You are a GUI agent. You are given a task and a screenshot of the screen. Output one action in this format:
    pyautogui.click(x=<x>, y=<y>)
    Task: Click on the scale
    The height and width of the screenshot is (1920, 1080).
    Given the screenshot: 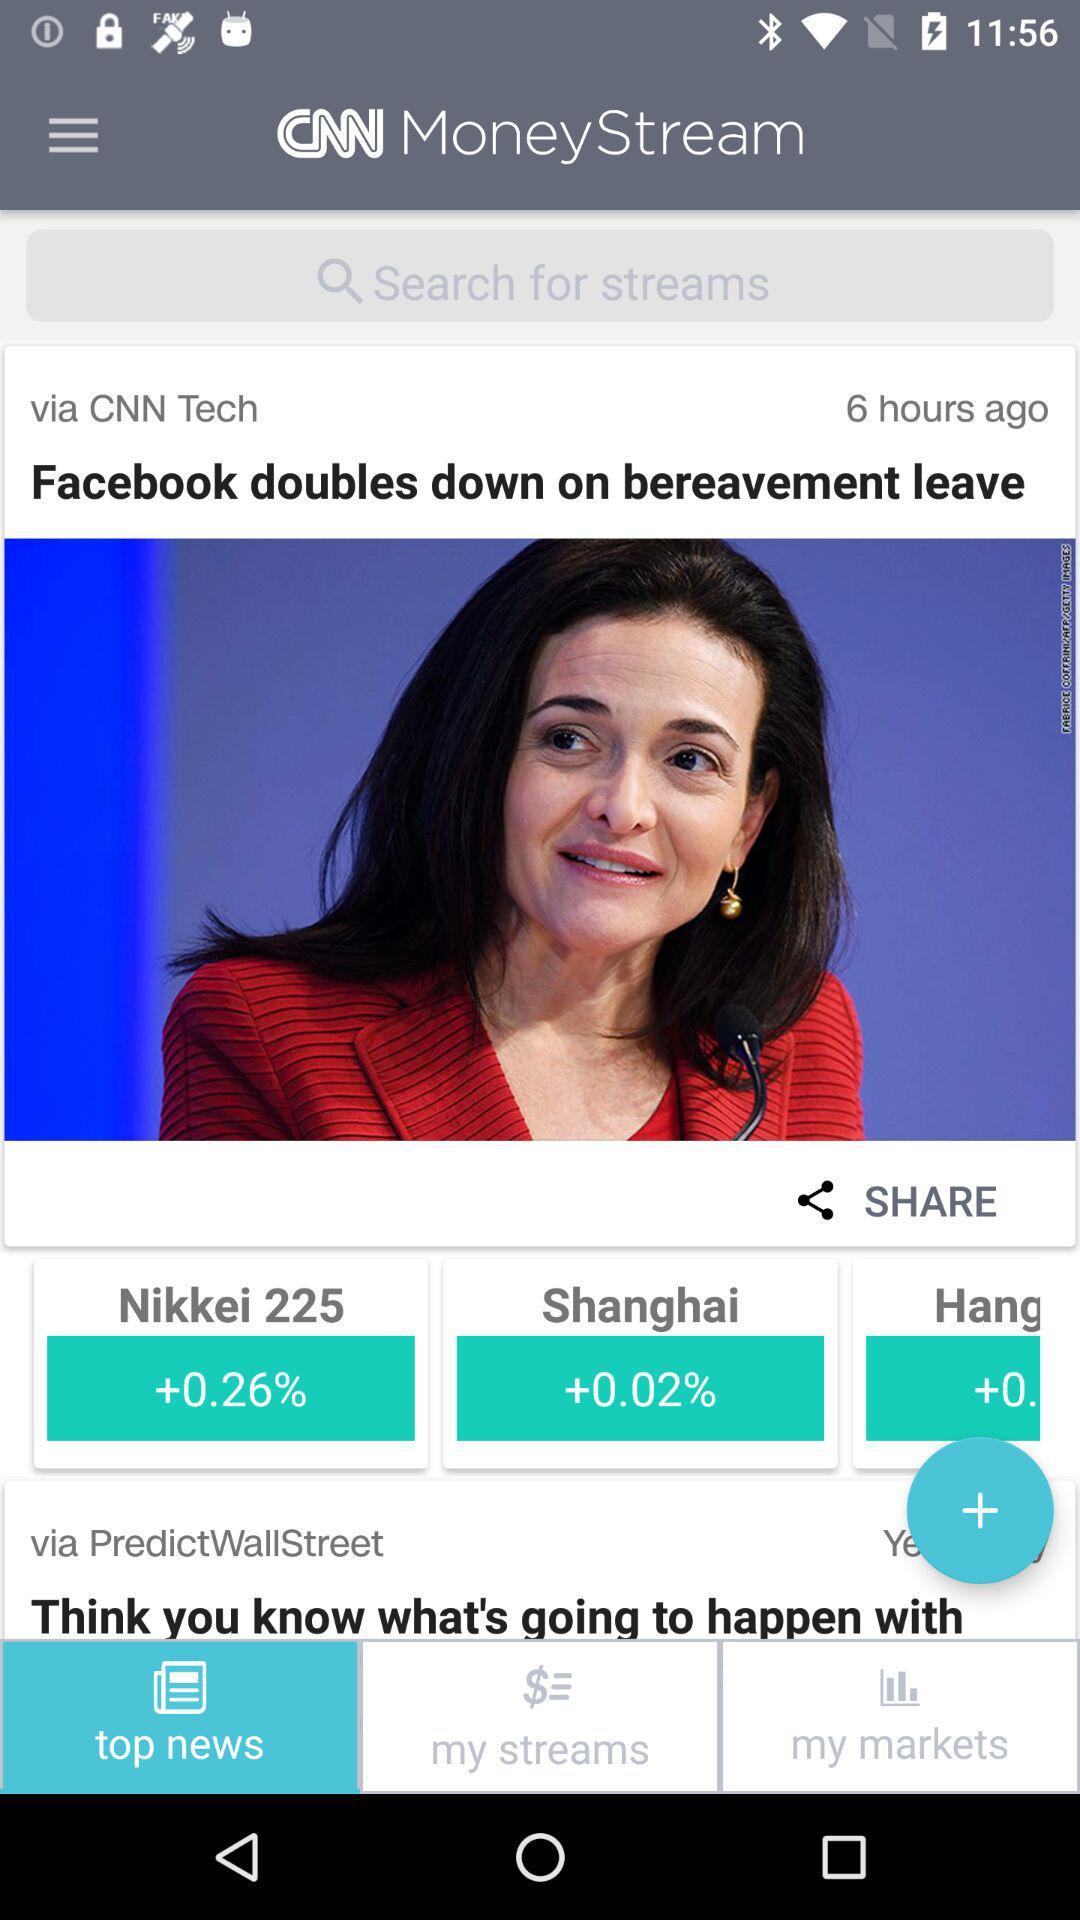 What is the action you would take?
    pyautogui.click(x=979, y=1510)
    